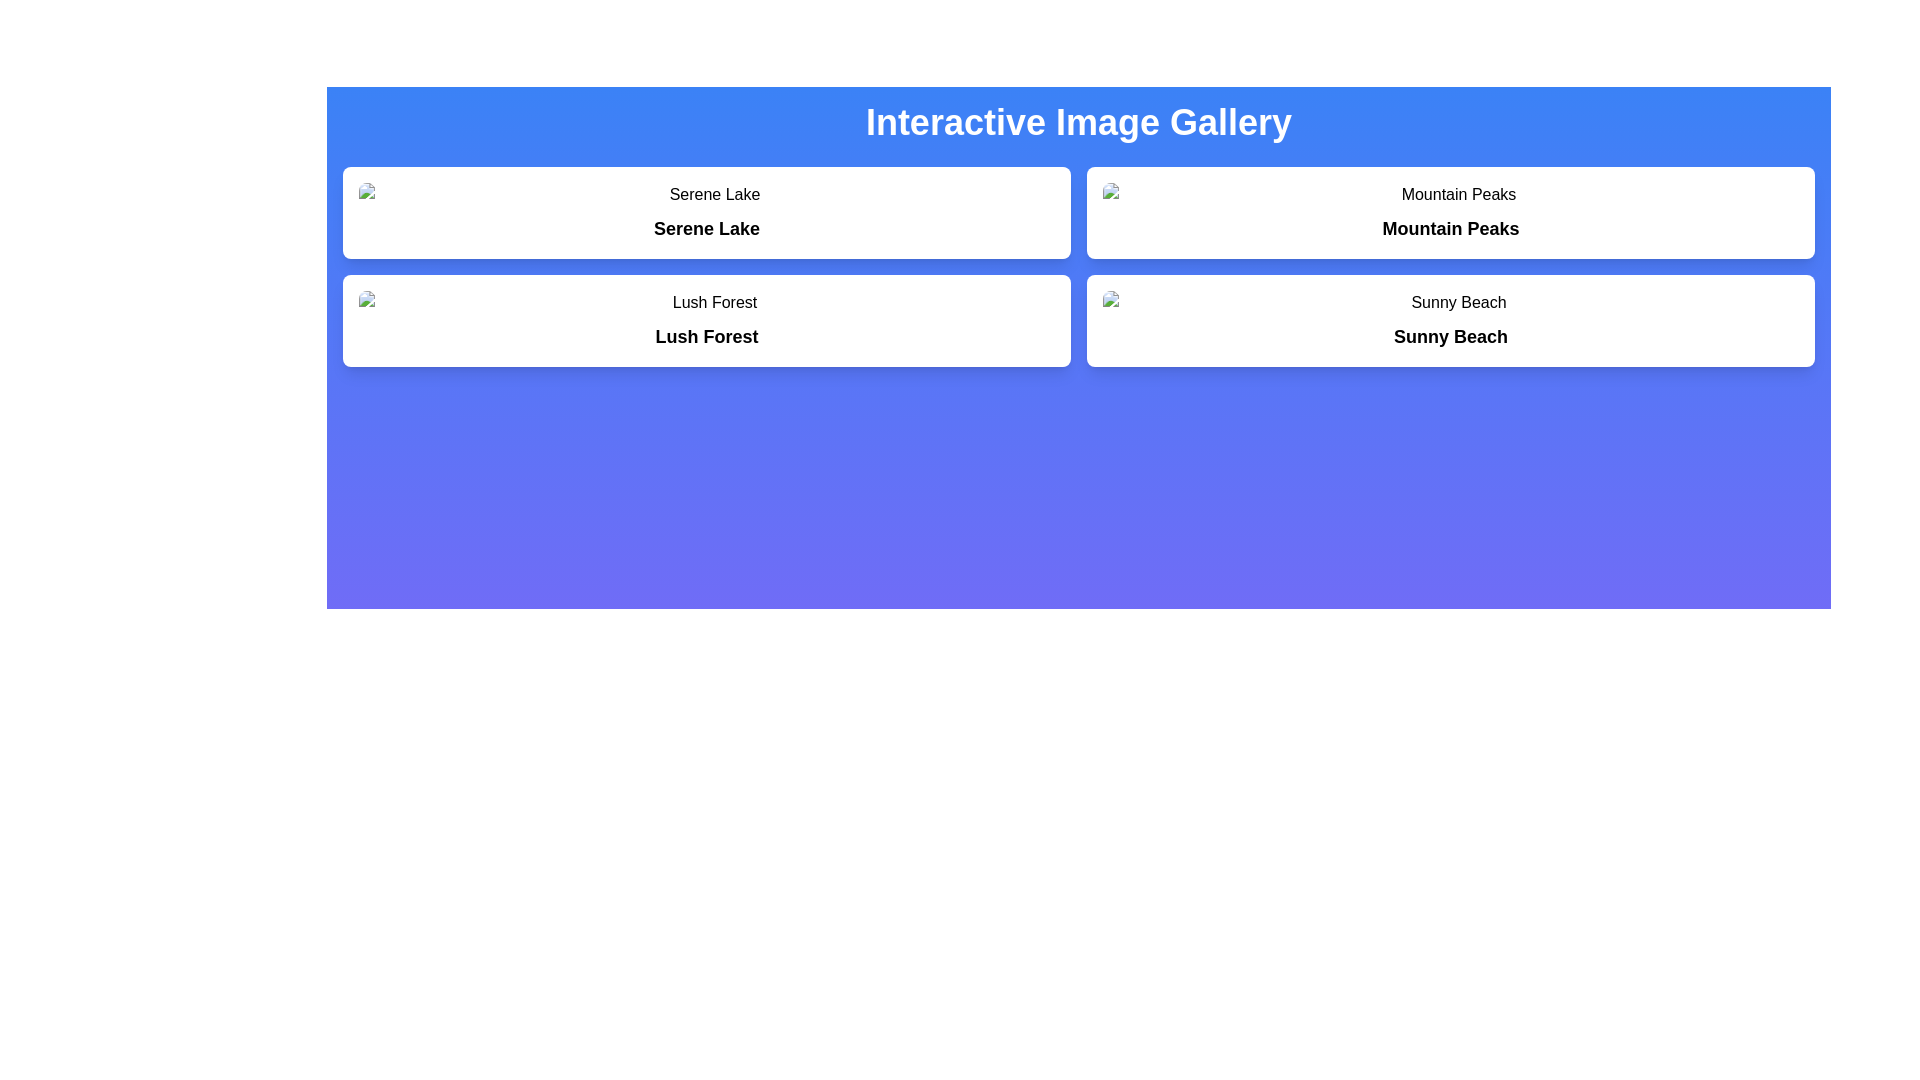  What do you see at coordinates (1450, 335) in the screenshot?
I see `the bold, black text 'Sunny Beach' displayed in a larger font size within a white, rounded box against a vibrant gradient blue background` at bounding box center [1450, 335].